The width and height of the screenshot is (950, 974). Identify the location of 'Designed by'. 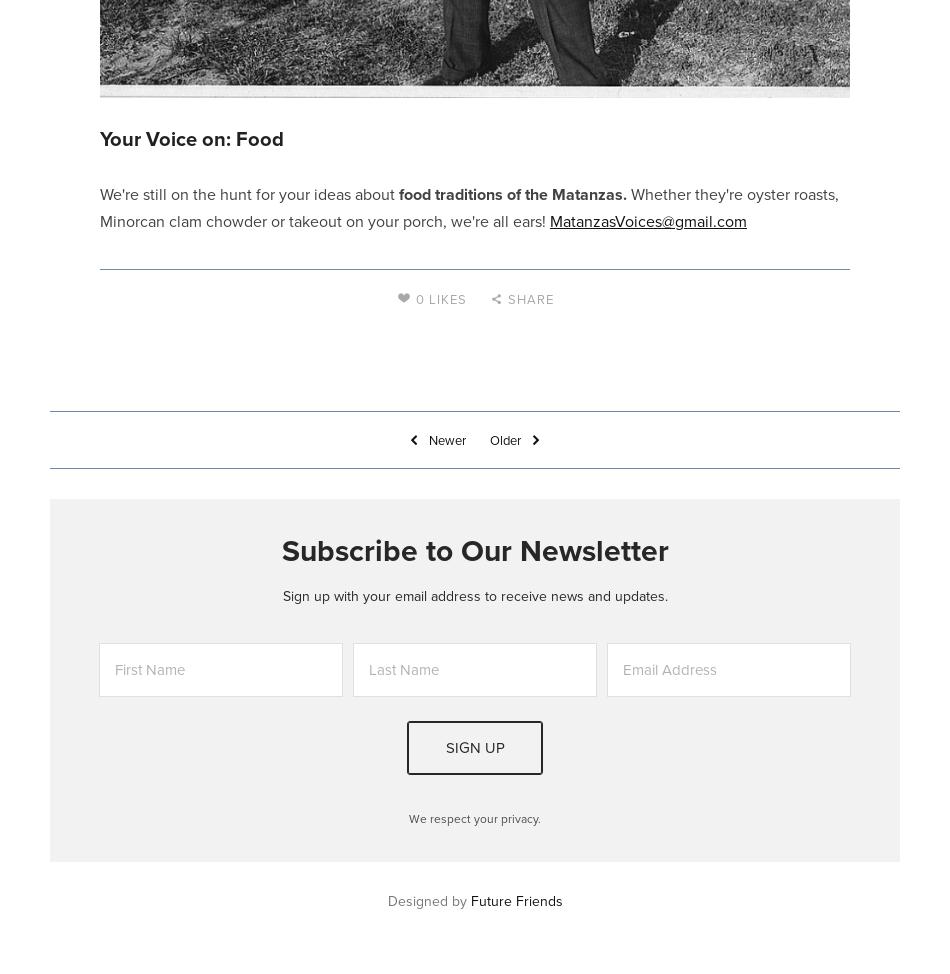
(427, 900).